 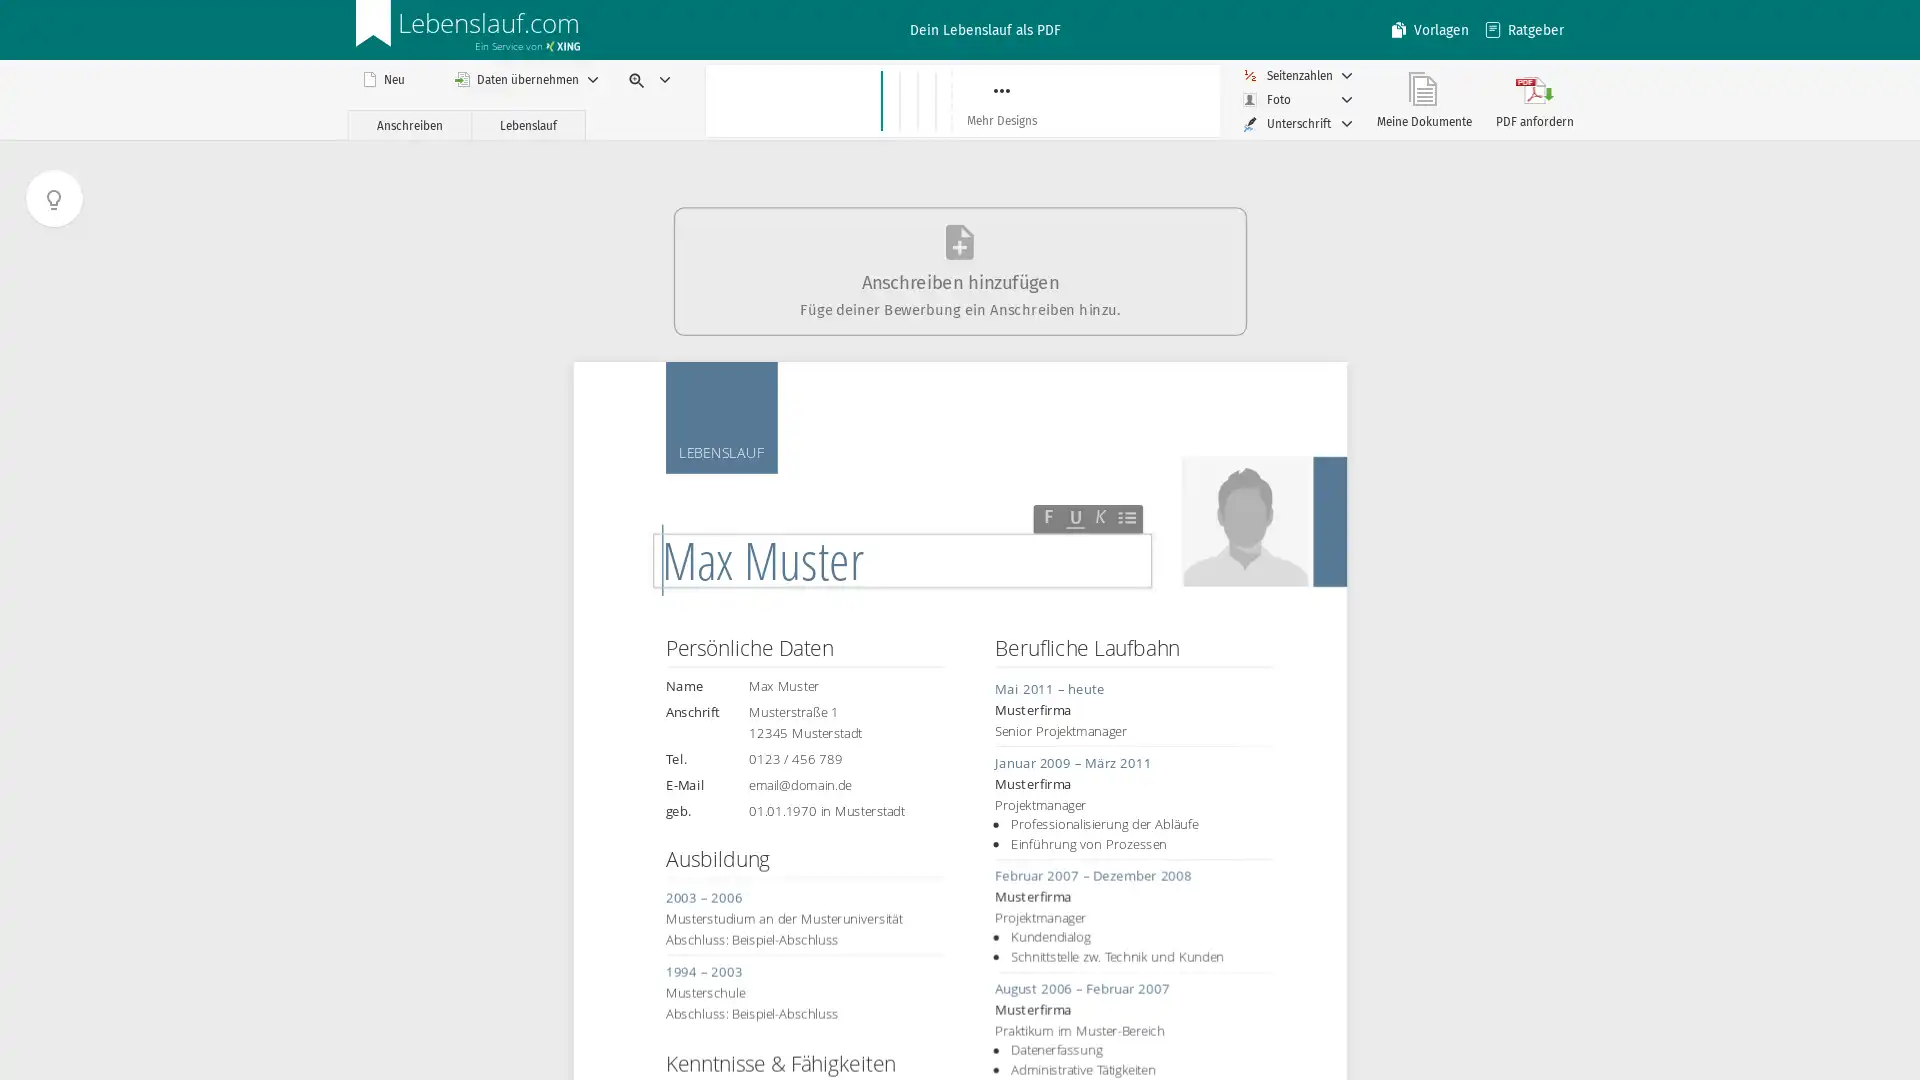 What do you see at coordinates (53, 197) in the screenshot?
I see `Tutorial anzeigen` at bounding box center [53, 197].